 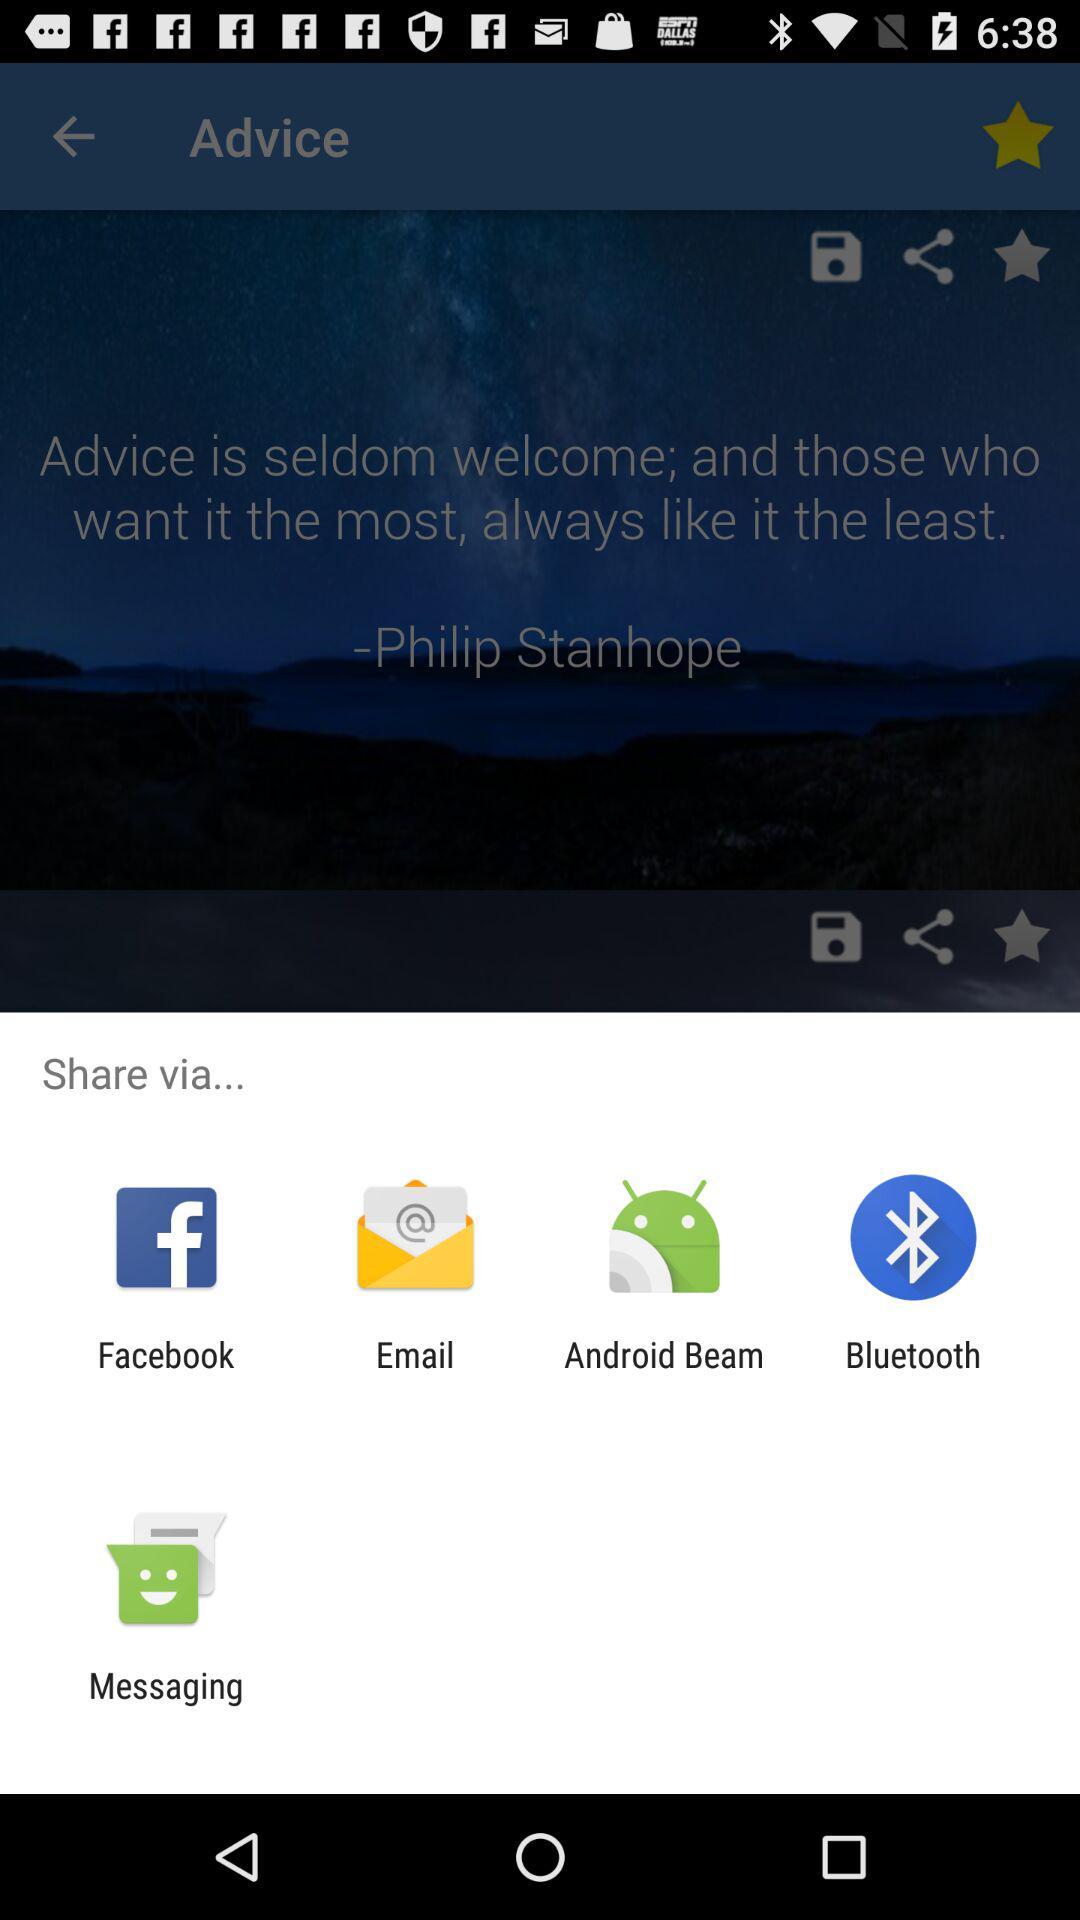 What do you see at coordinates (664, 1374) in the screenshot?
I see `app to the right of email icon` at bounding box center [664, 1374].